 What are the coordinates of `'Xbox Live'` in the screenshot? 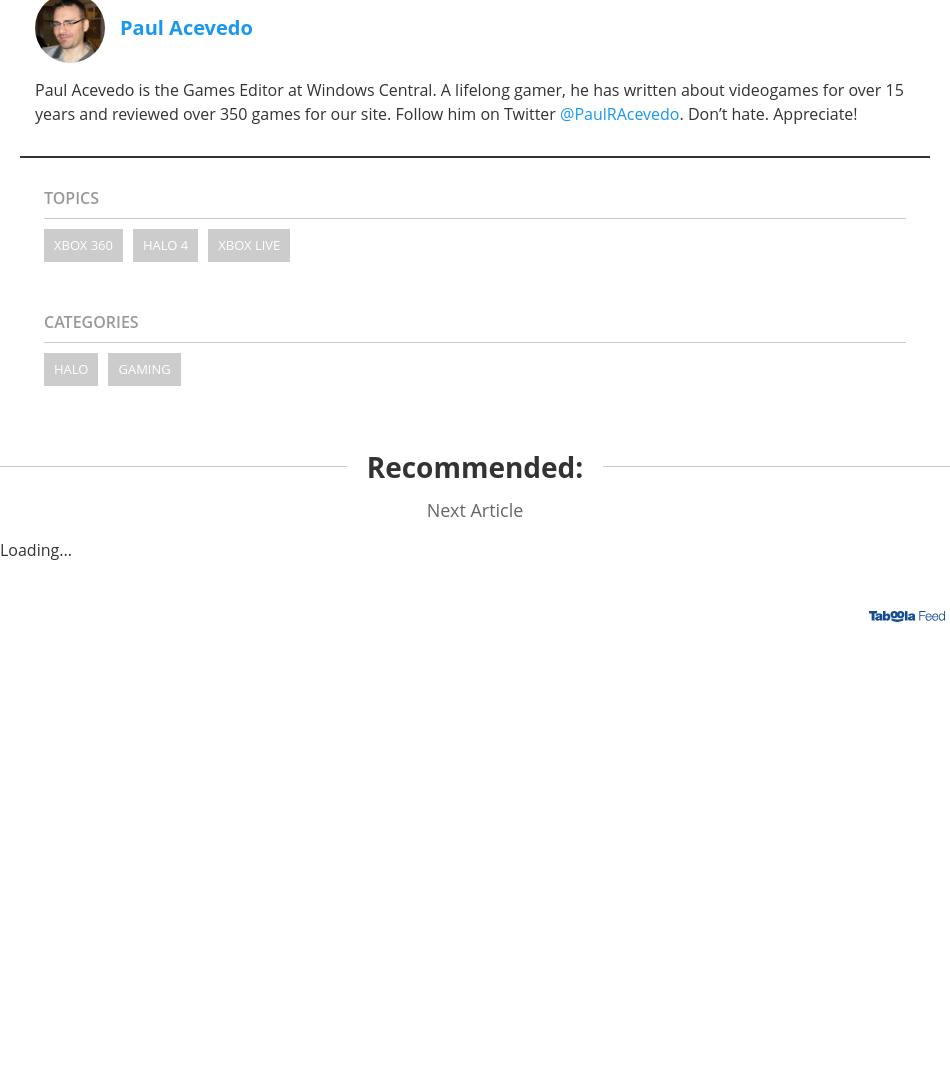 It's located at (247, 244).